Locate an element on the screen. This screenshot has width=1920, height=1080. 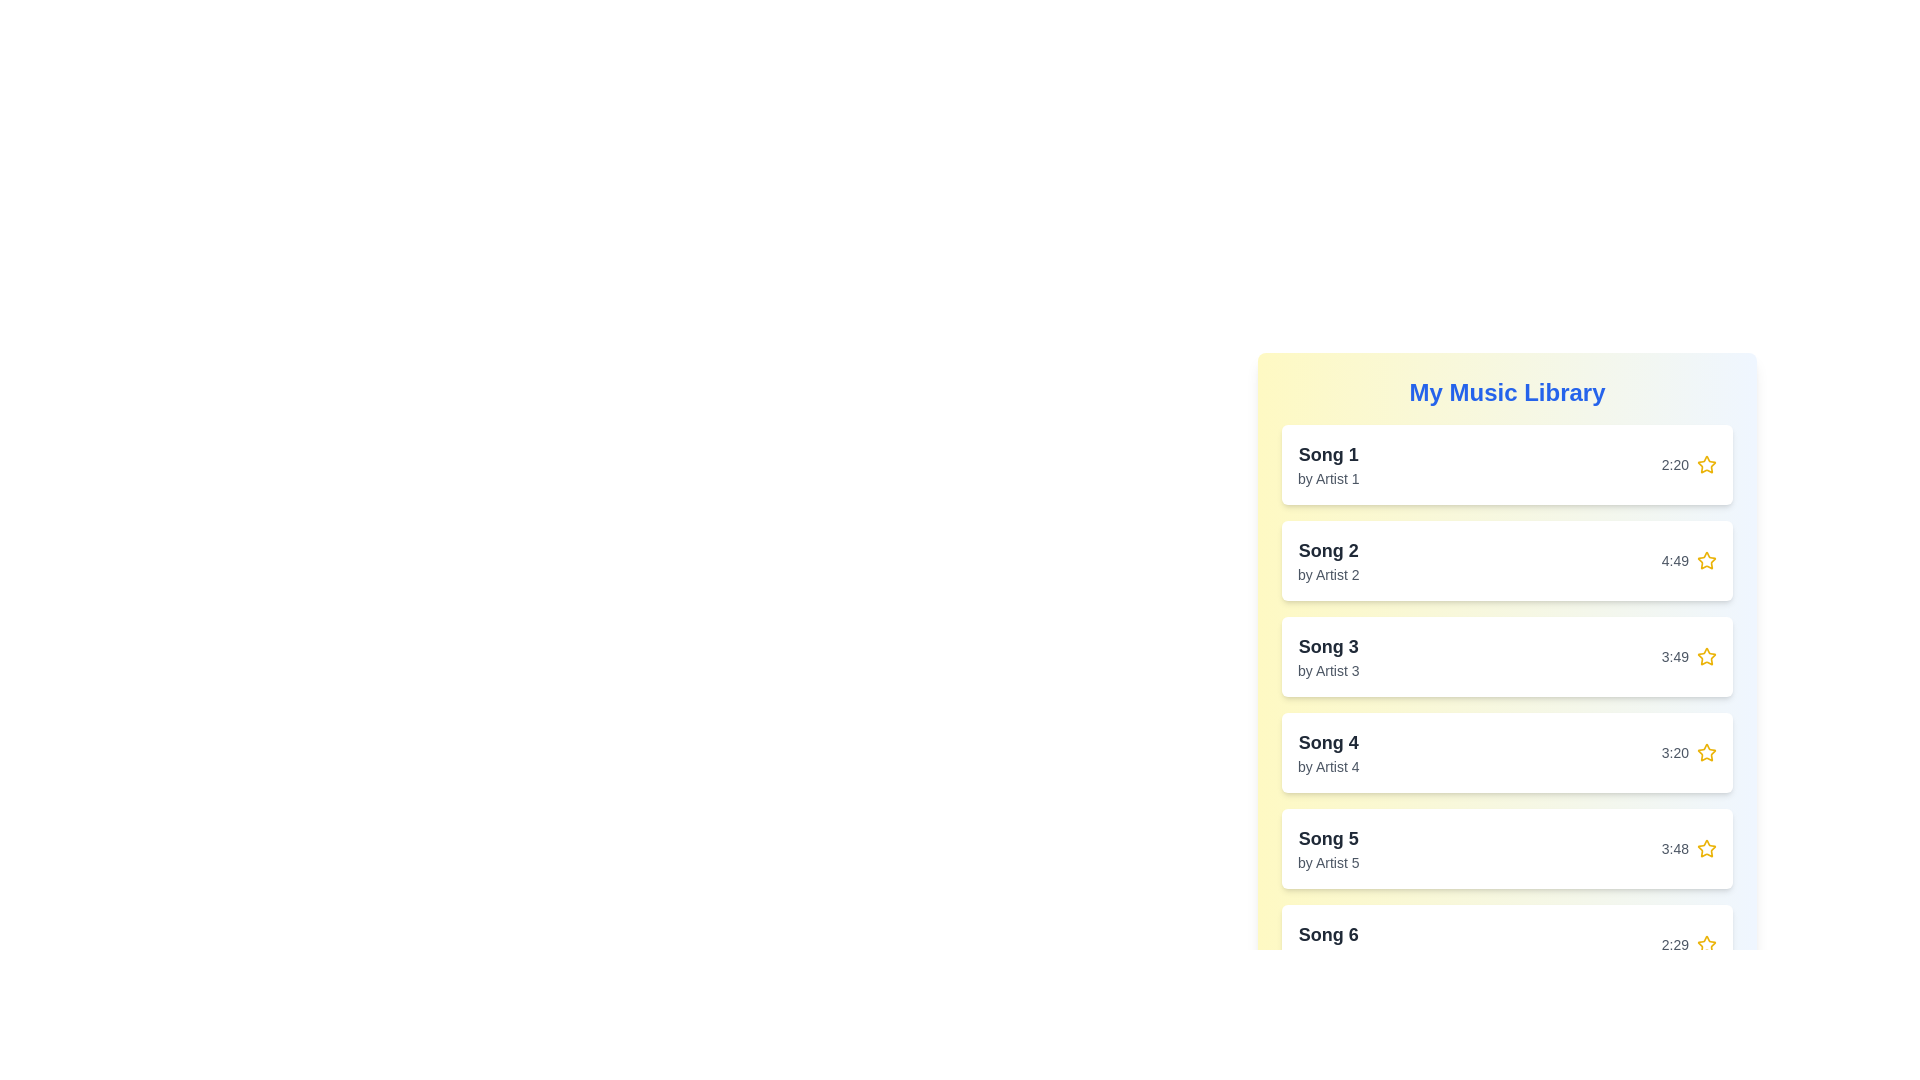
the text display component that shows the title and artist of a song in the music library, specifically the second item in the list under 'My Music Library.' is located at coordinates (1328, 560).